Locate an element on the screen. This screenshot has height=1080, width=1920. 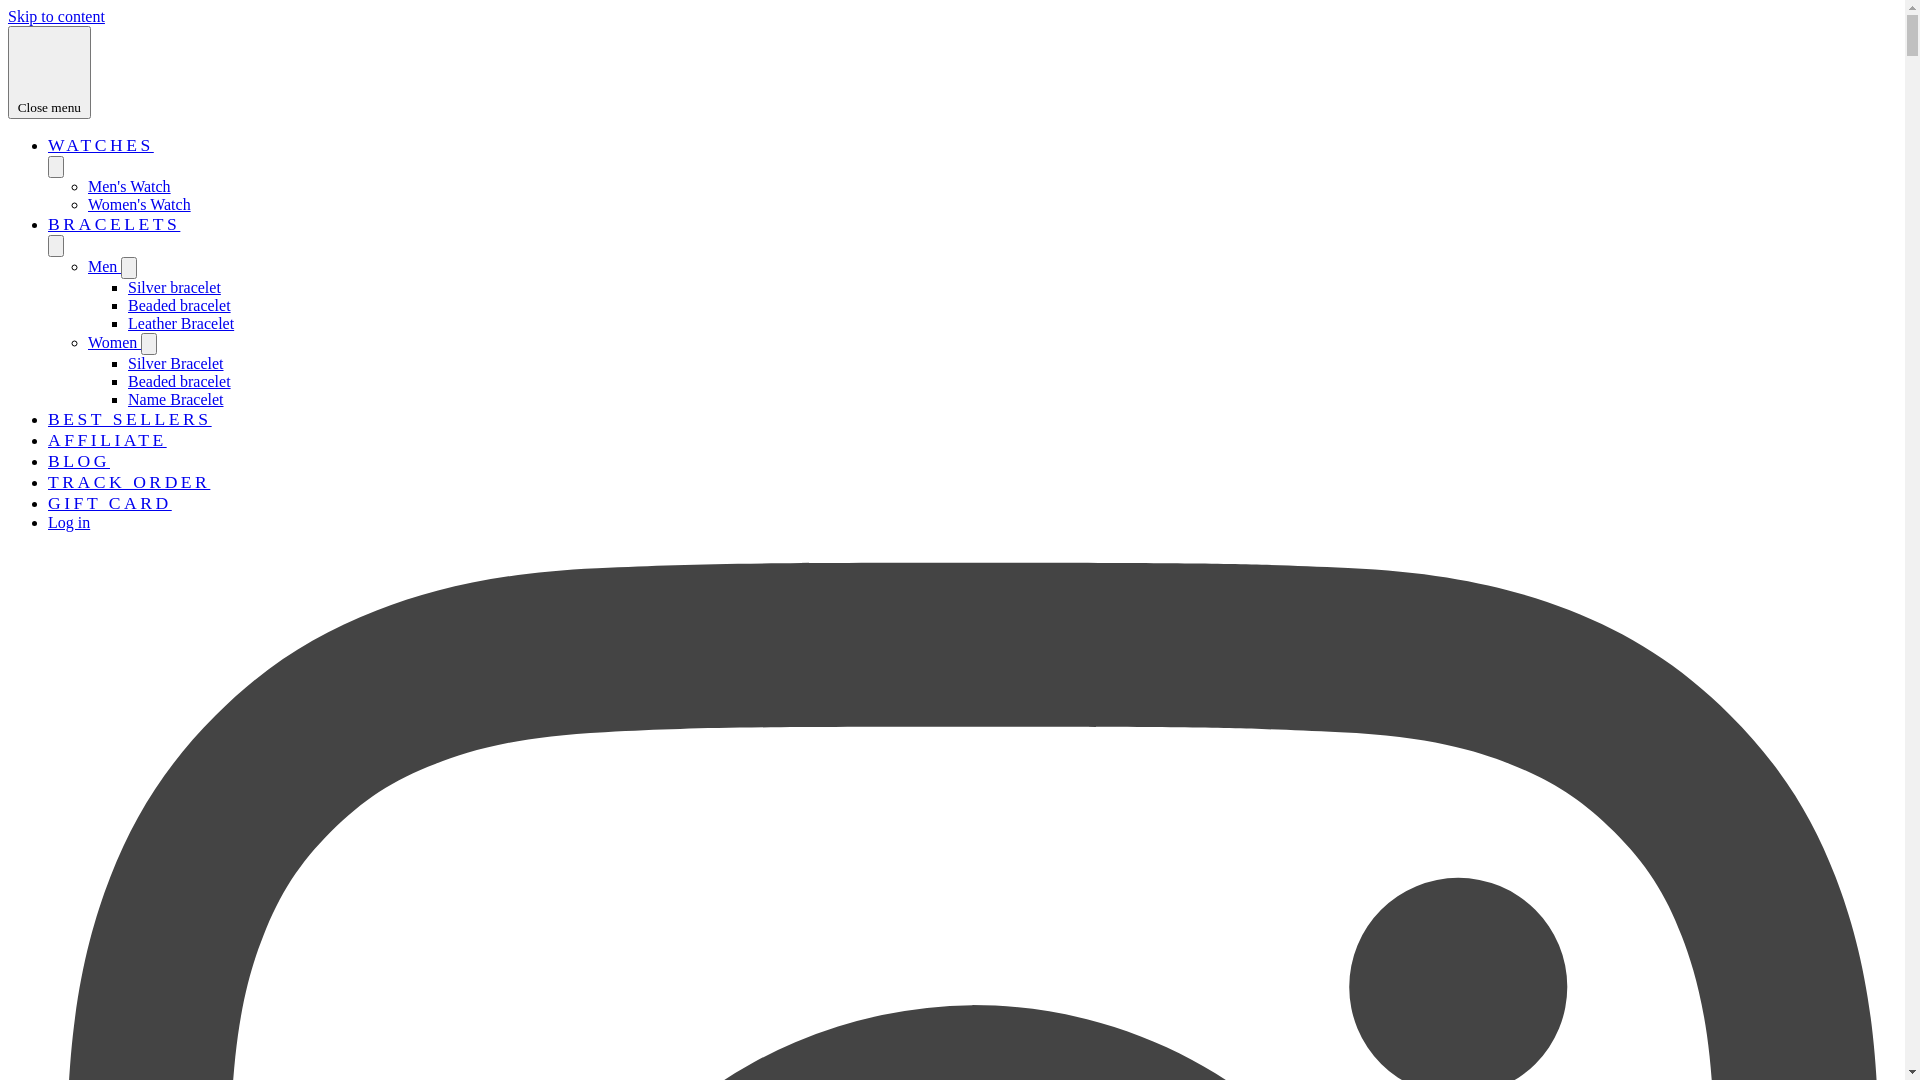
'Women's Watch' is located at coordinates (138, 204).